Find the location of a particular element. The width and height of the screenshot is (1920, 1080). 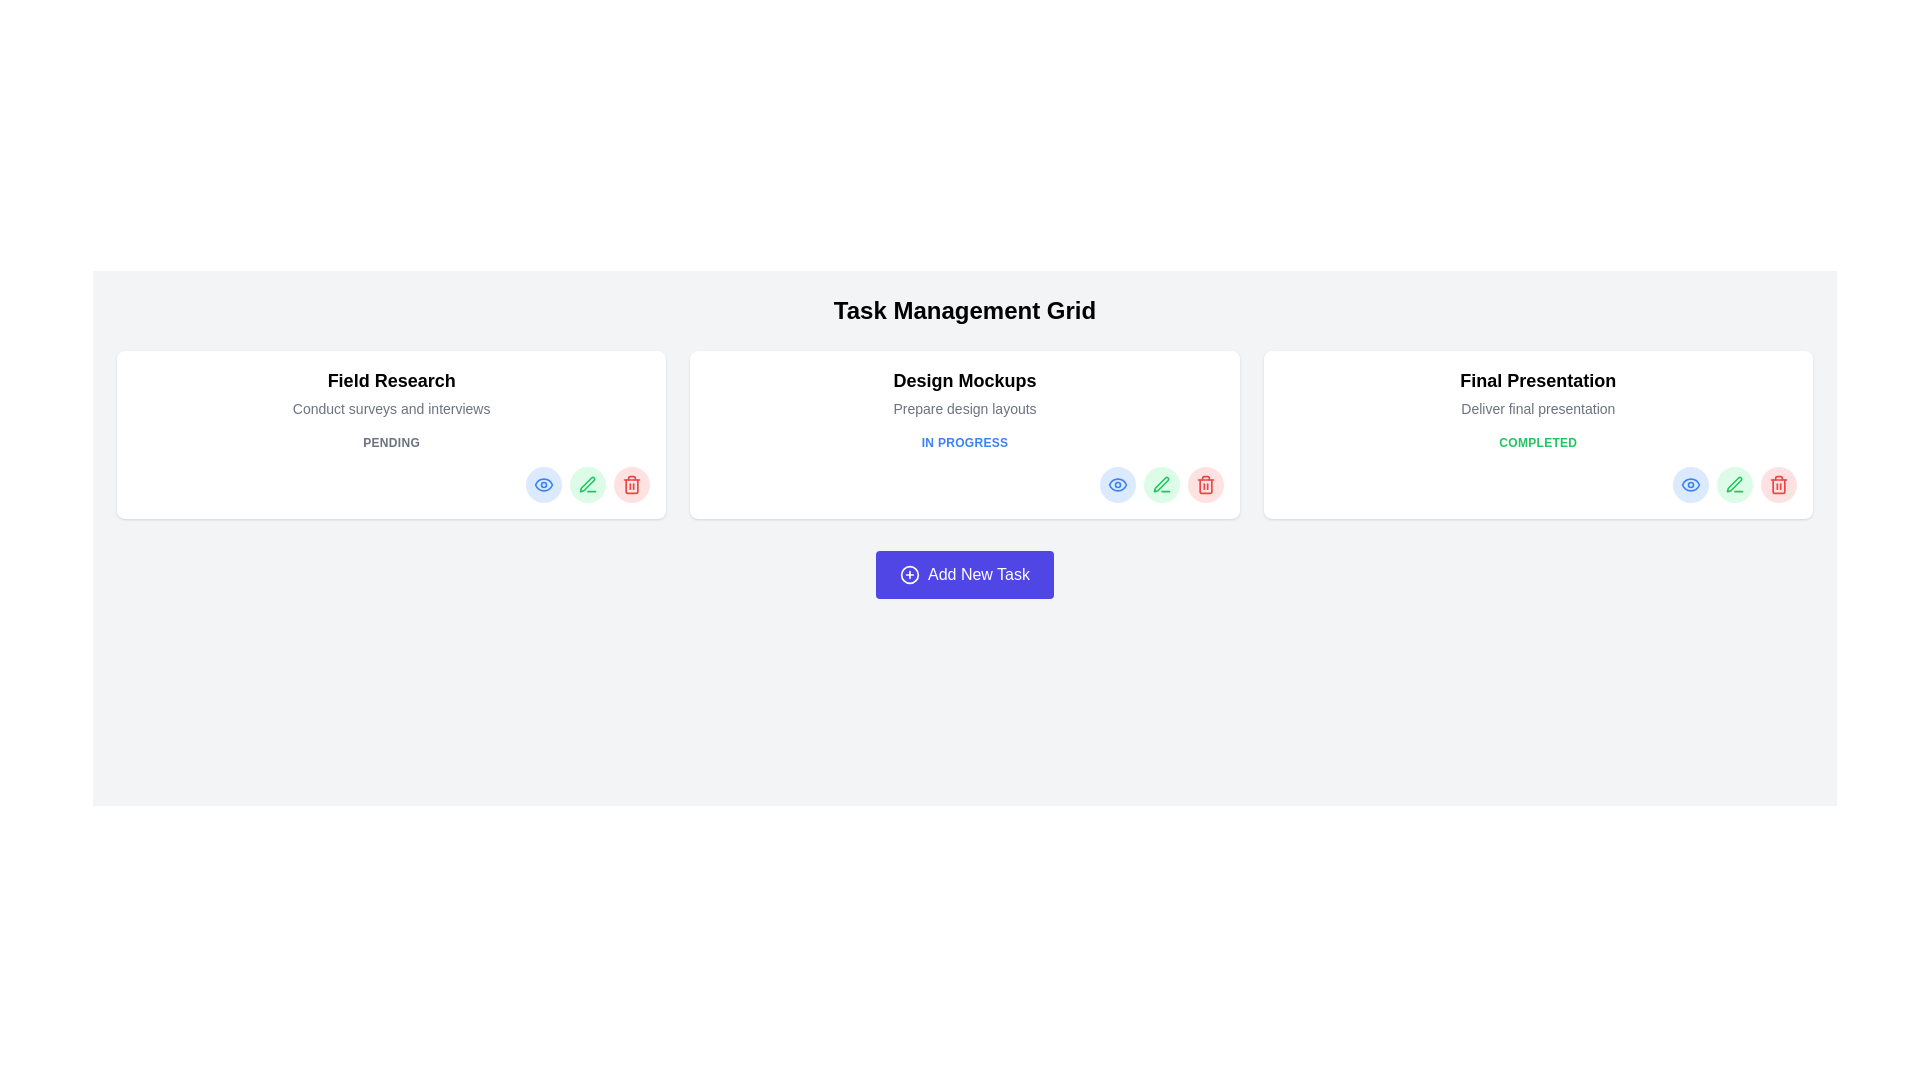

the text label located at the center of the rightmost task card, specifically the second textual description under the title 'Final Presentation' is located at coordinates (1537, 407).